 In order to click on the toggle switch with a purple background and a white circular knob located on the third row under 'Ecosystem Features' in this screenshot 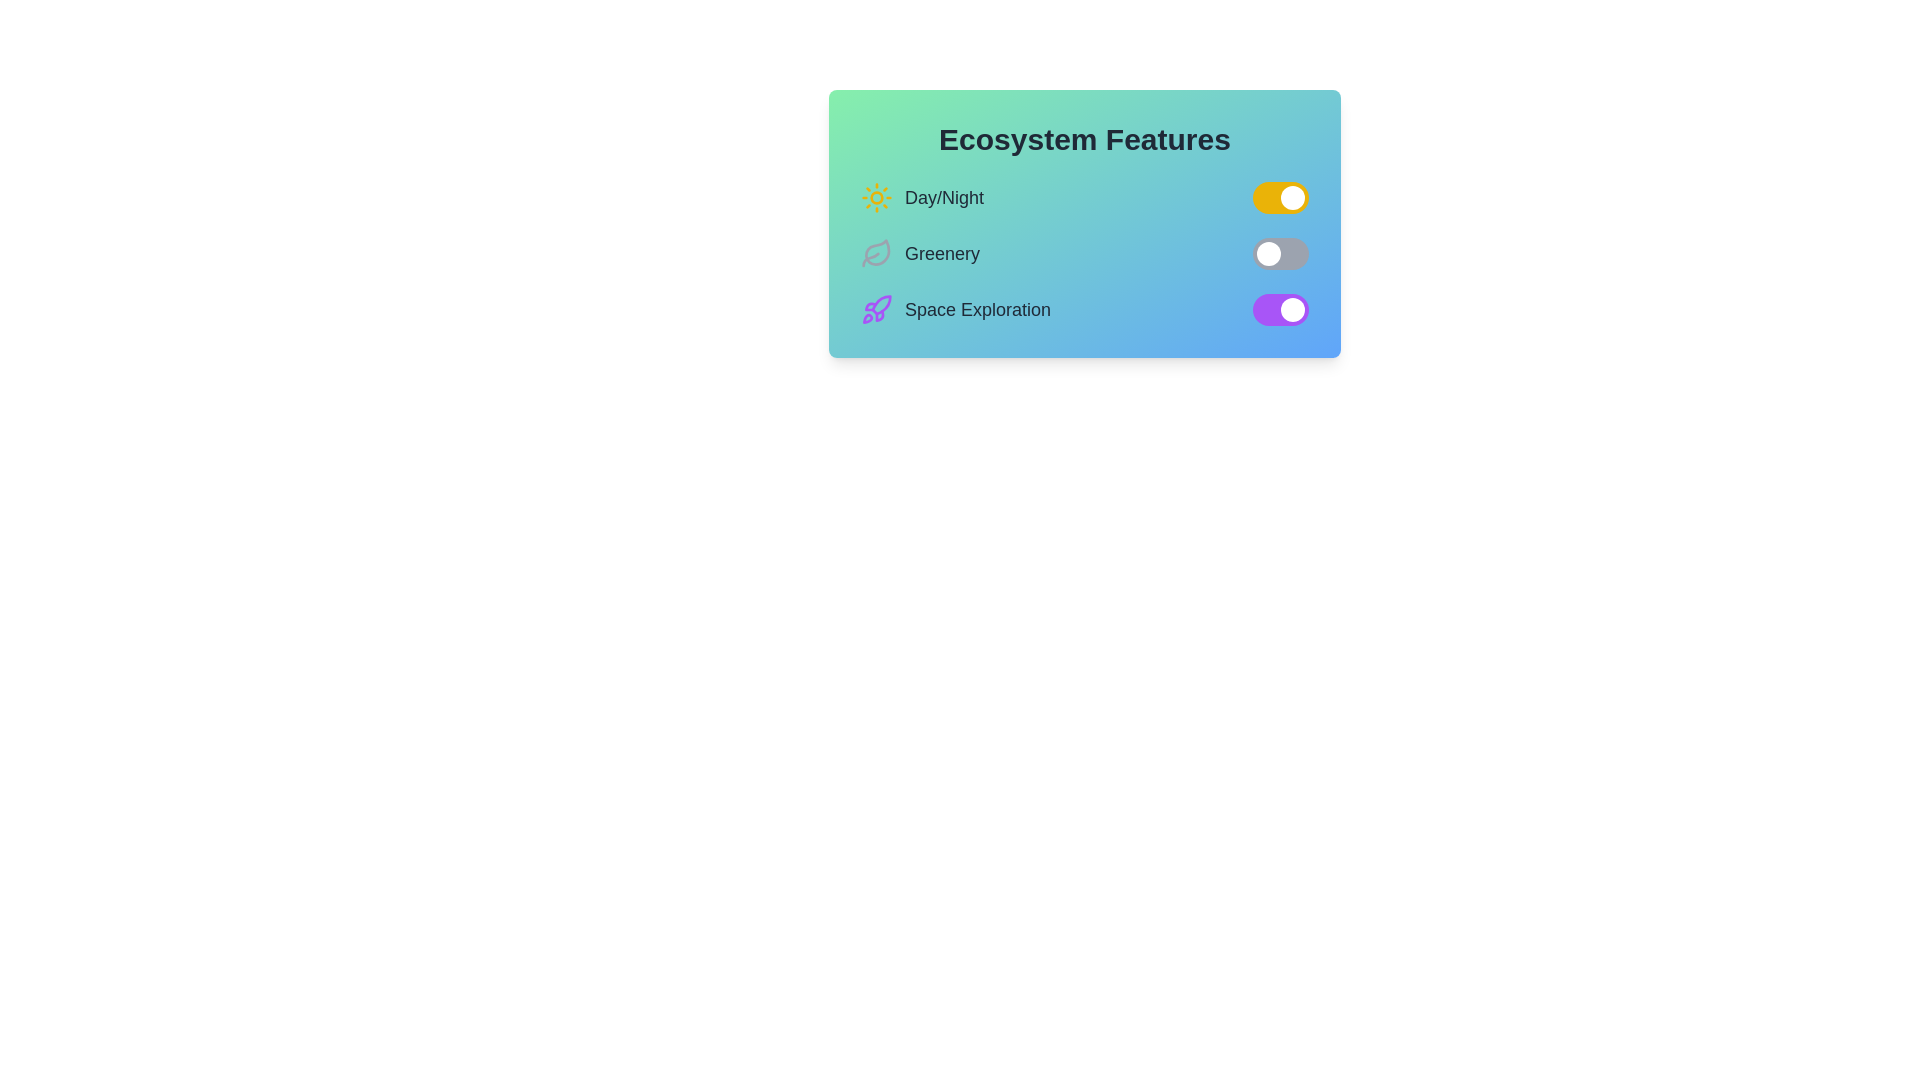, I will do `click(1281, 309)`.